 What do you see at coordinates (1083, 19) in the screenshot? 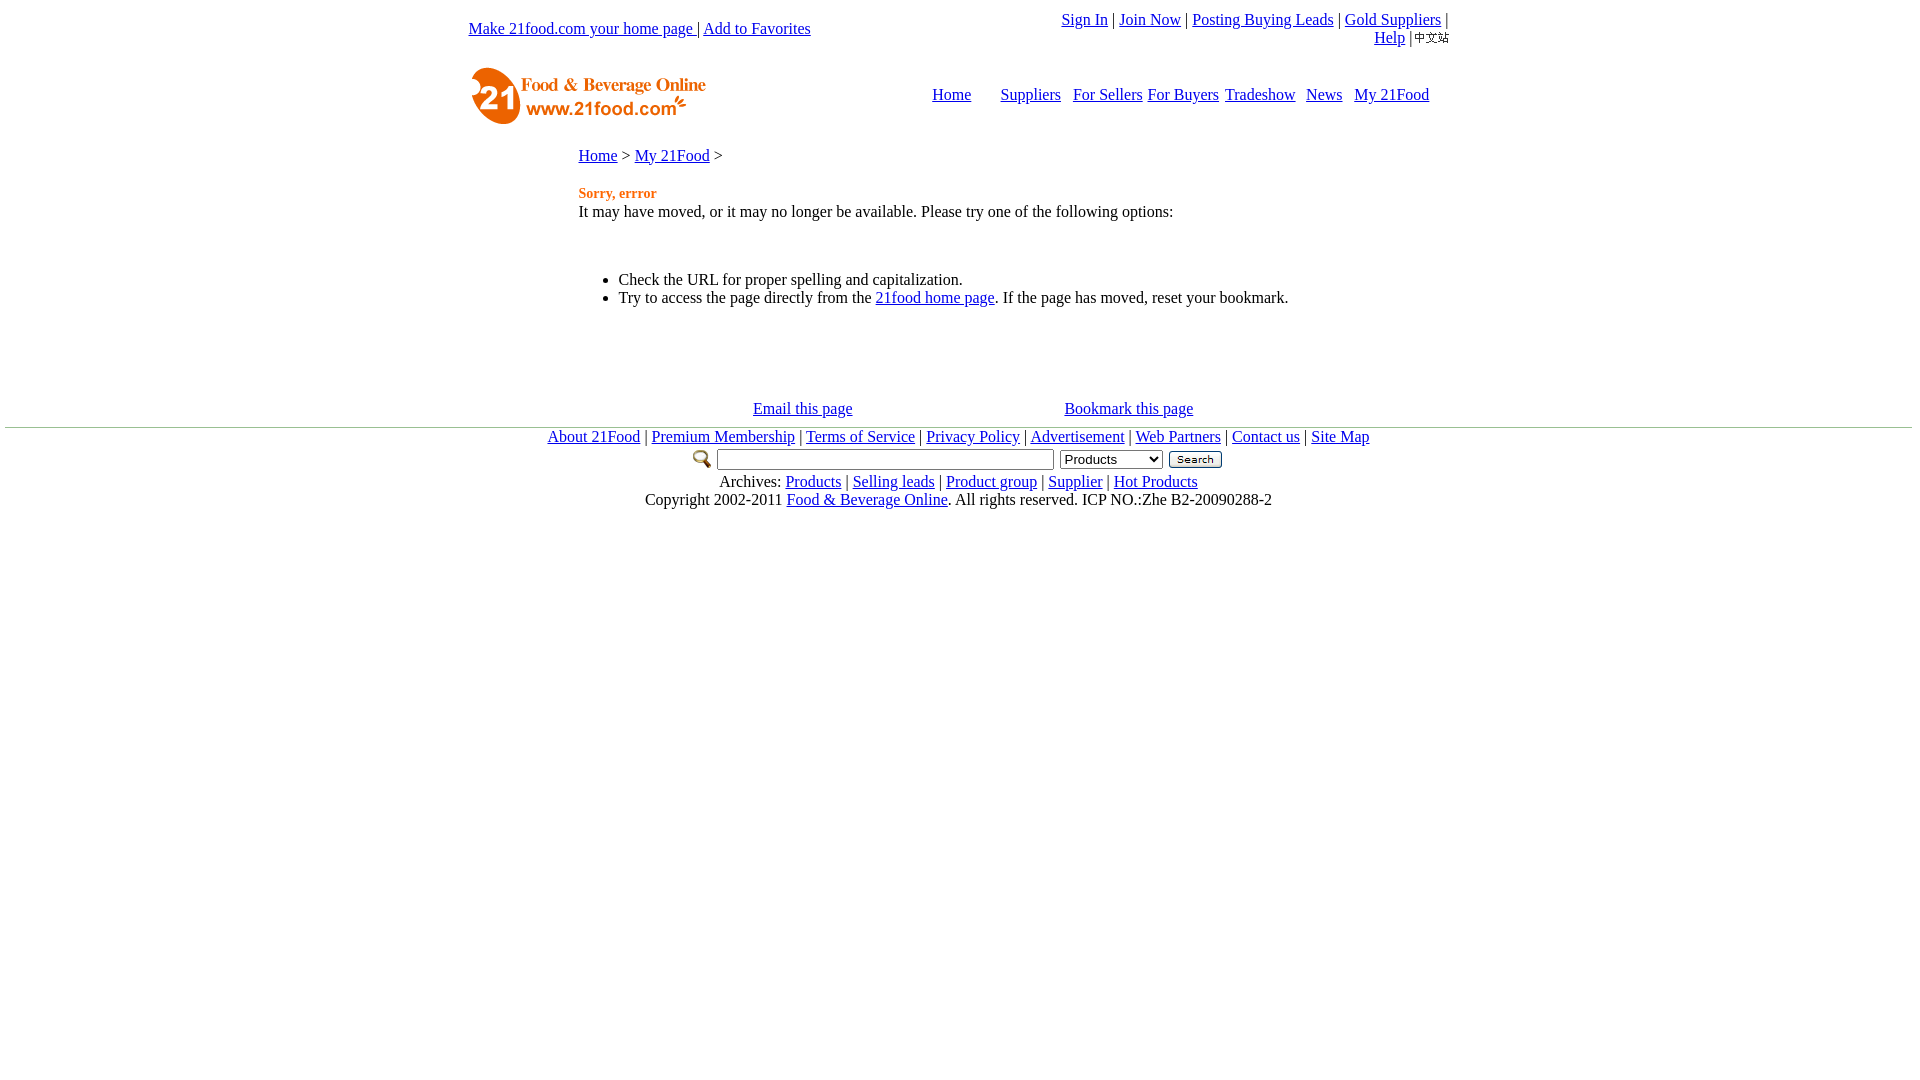
I see `'Sign In'` at bounding box center [1083, 19].